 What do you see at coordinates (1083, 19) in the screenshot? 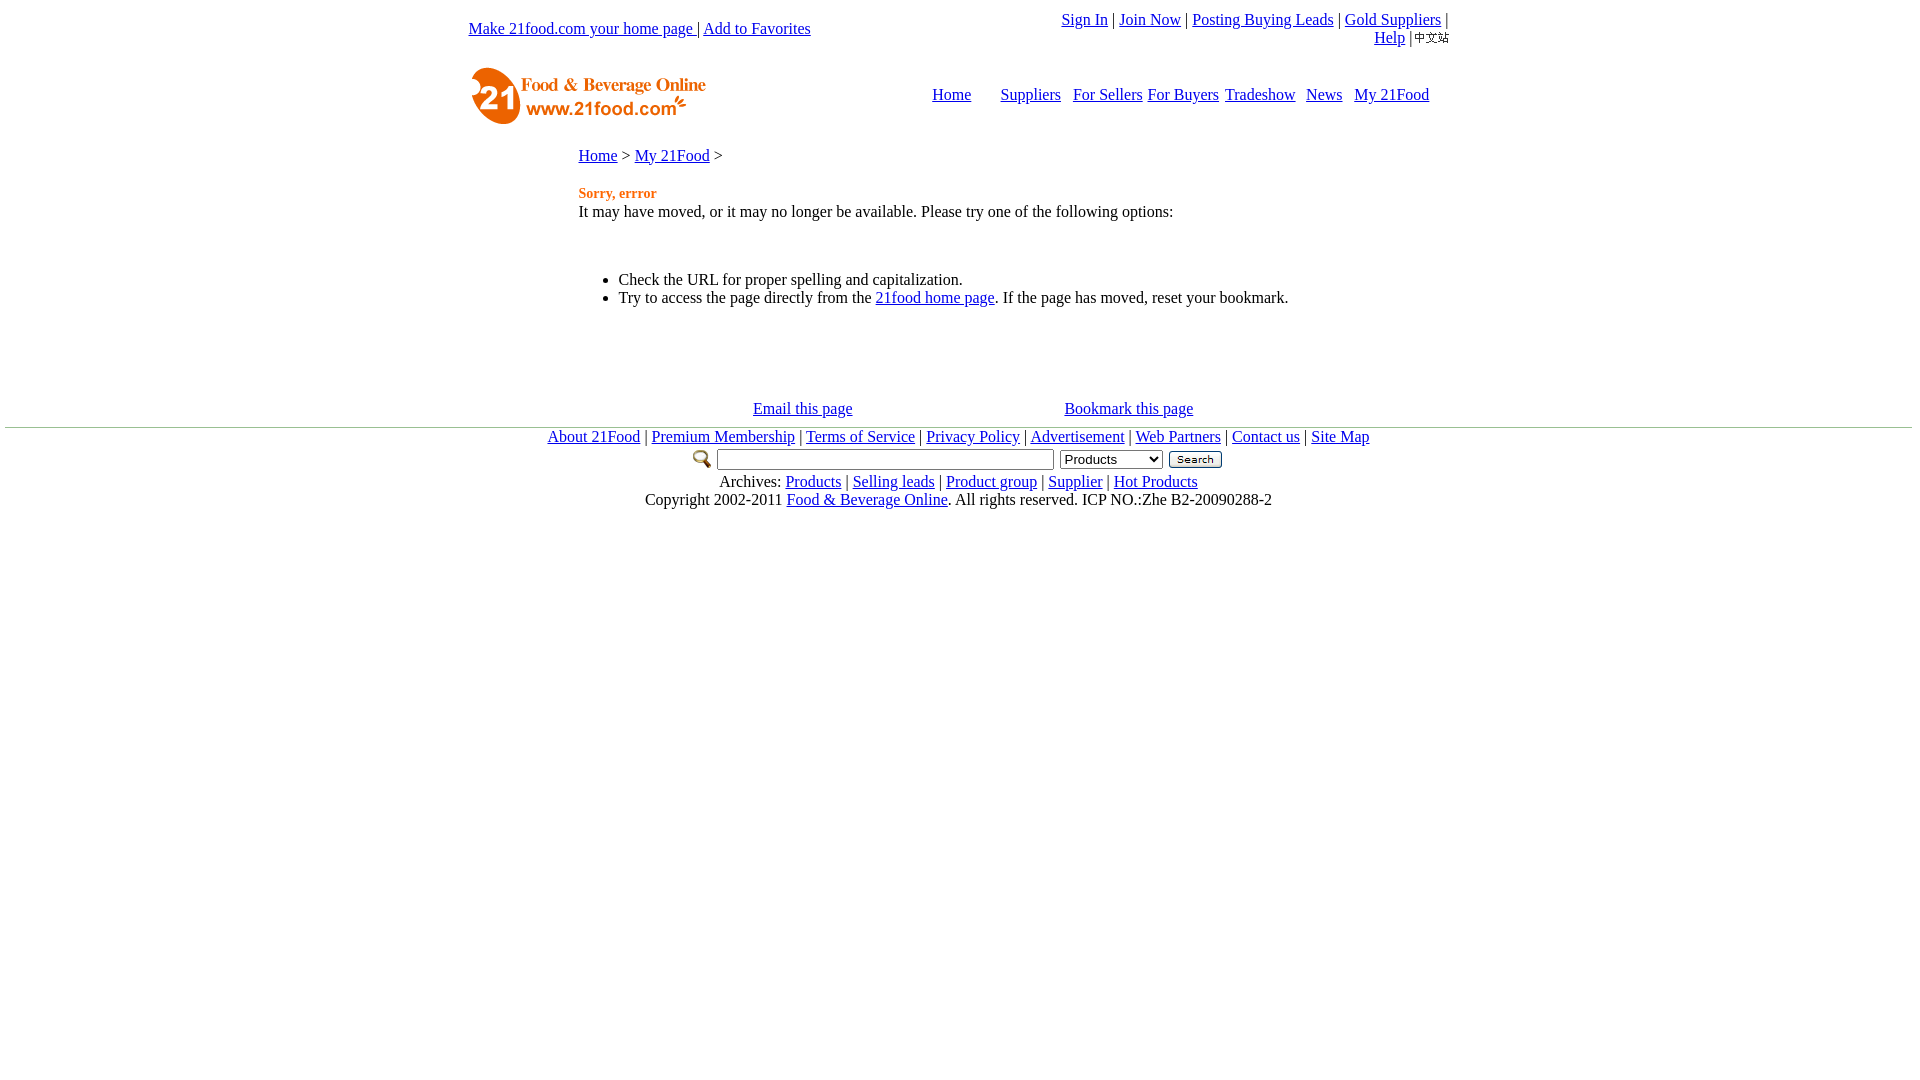
I see `'Sign In'` at bounding box center [1083, 19].